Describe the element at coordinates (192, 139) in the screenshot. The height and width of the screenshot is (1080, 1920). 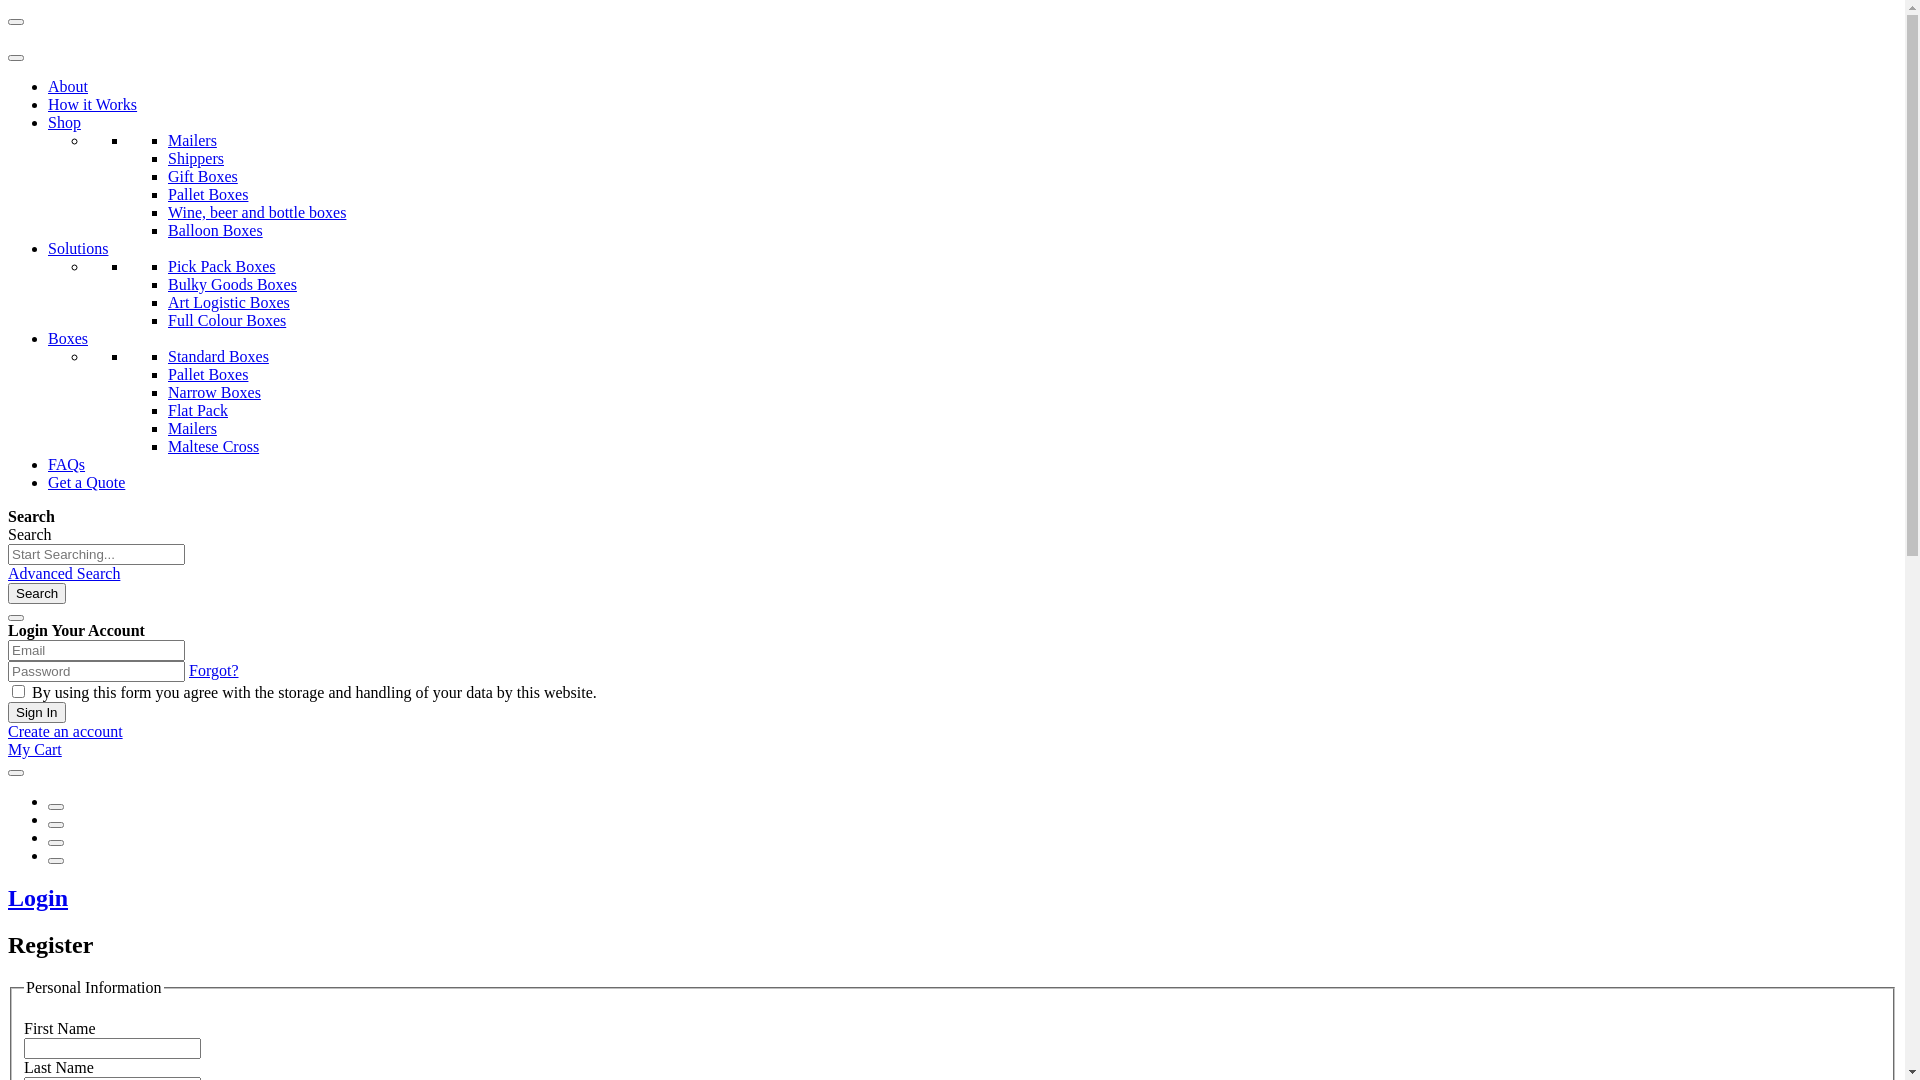
I see `'Mailers'` at that location.